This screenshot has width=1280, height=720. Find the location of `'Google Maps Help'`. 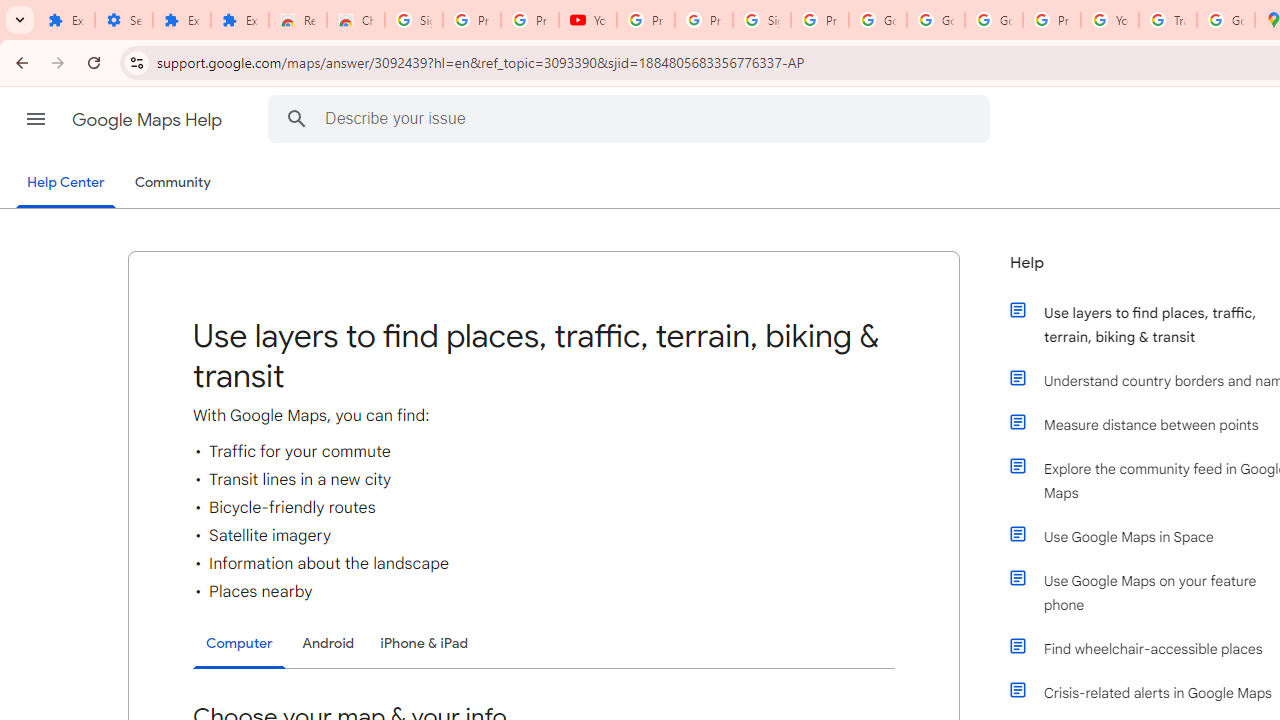

'Google Maps Help' is located at coordinates (148, 119).